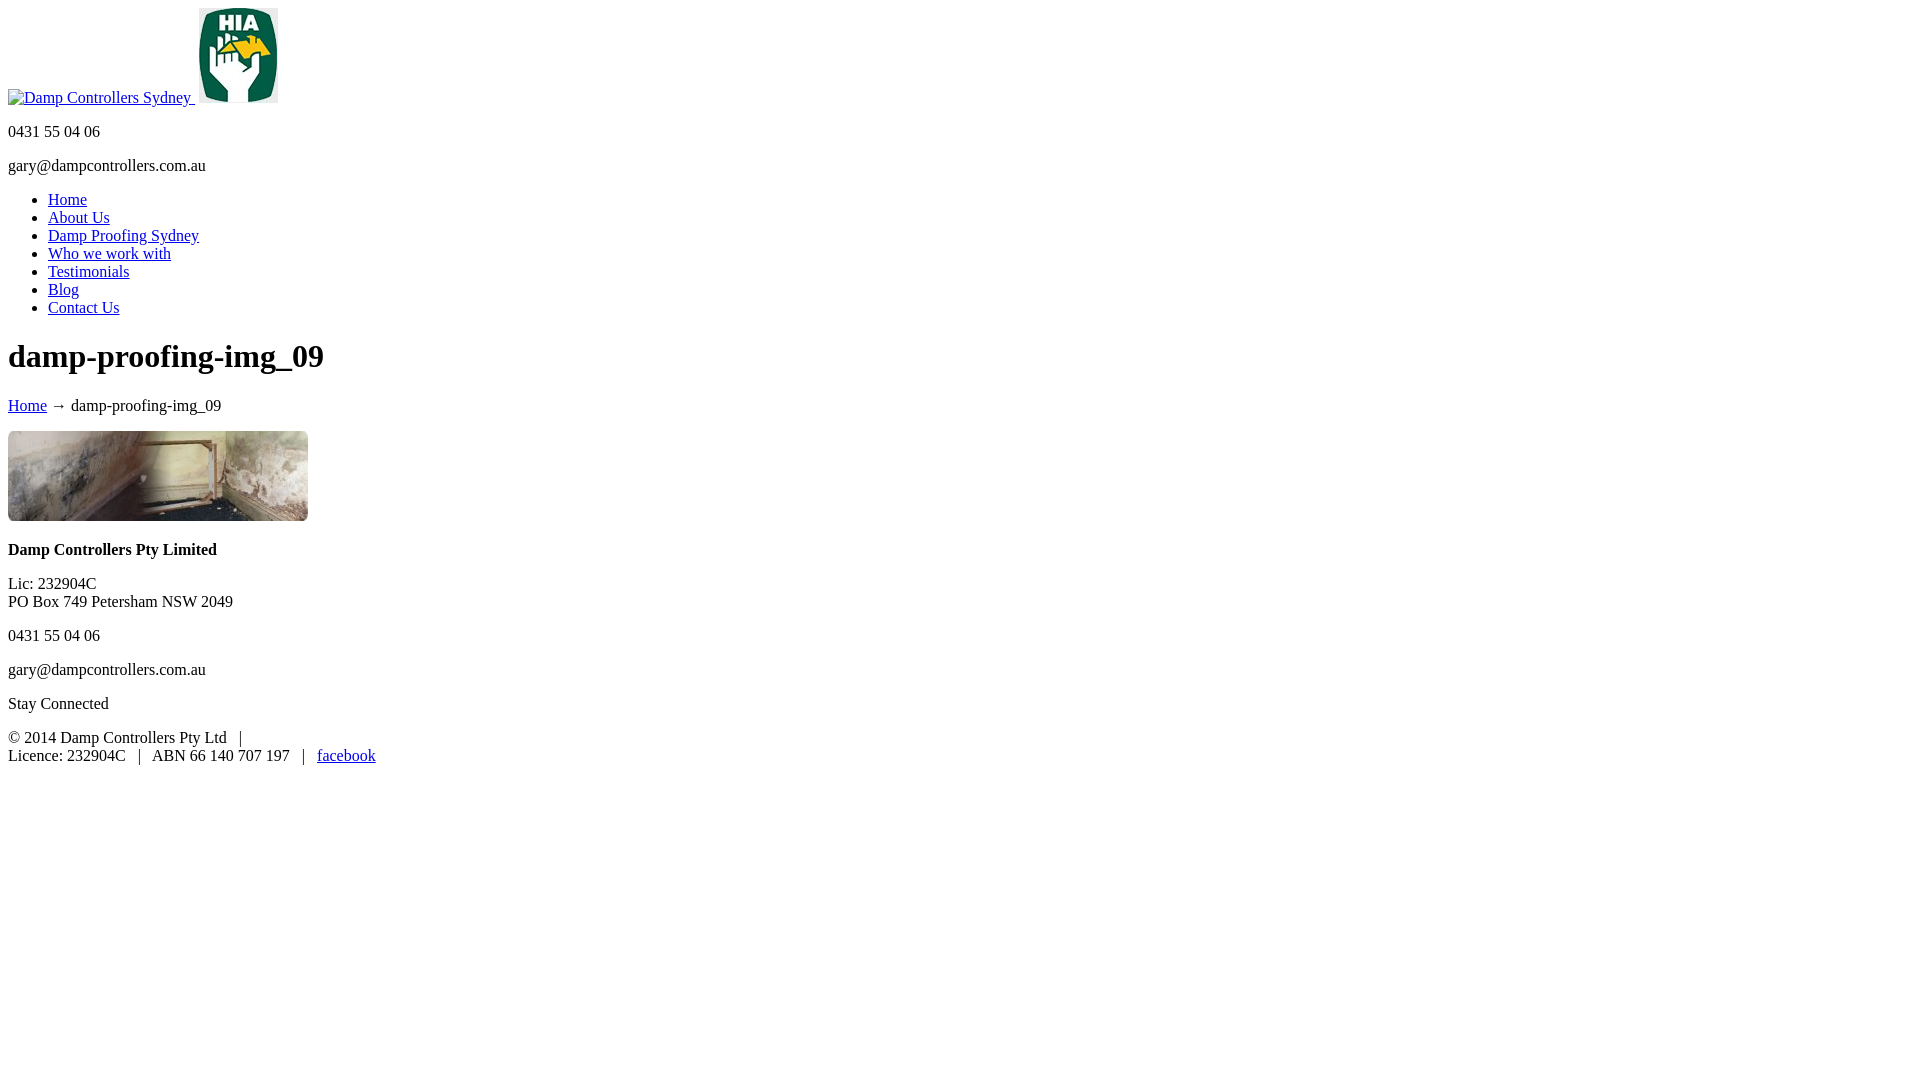  What do you see at coordinates (82, 307) in the screenshot?
I see `'Contact Us'` at bounding box center [82, 307].